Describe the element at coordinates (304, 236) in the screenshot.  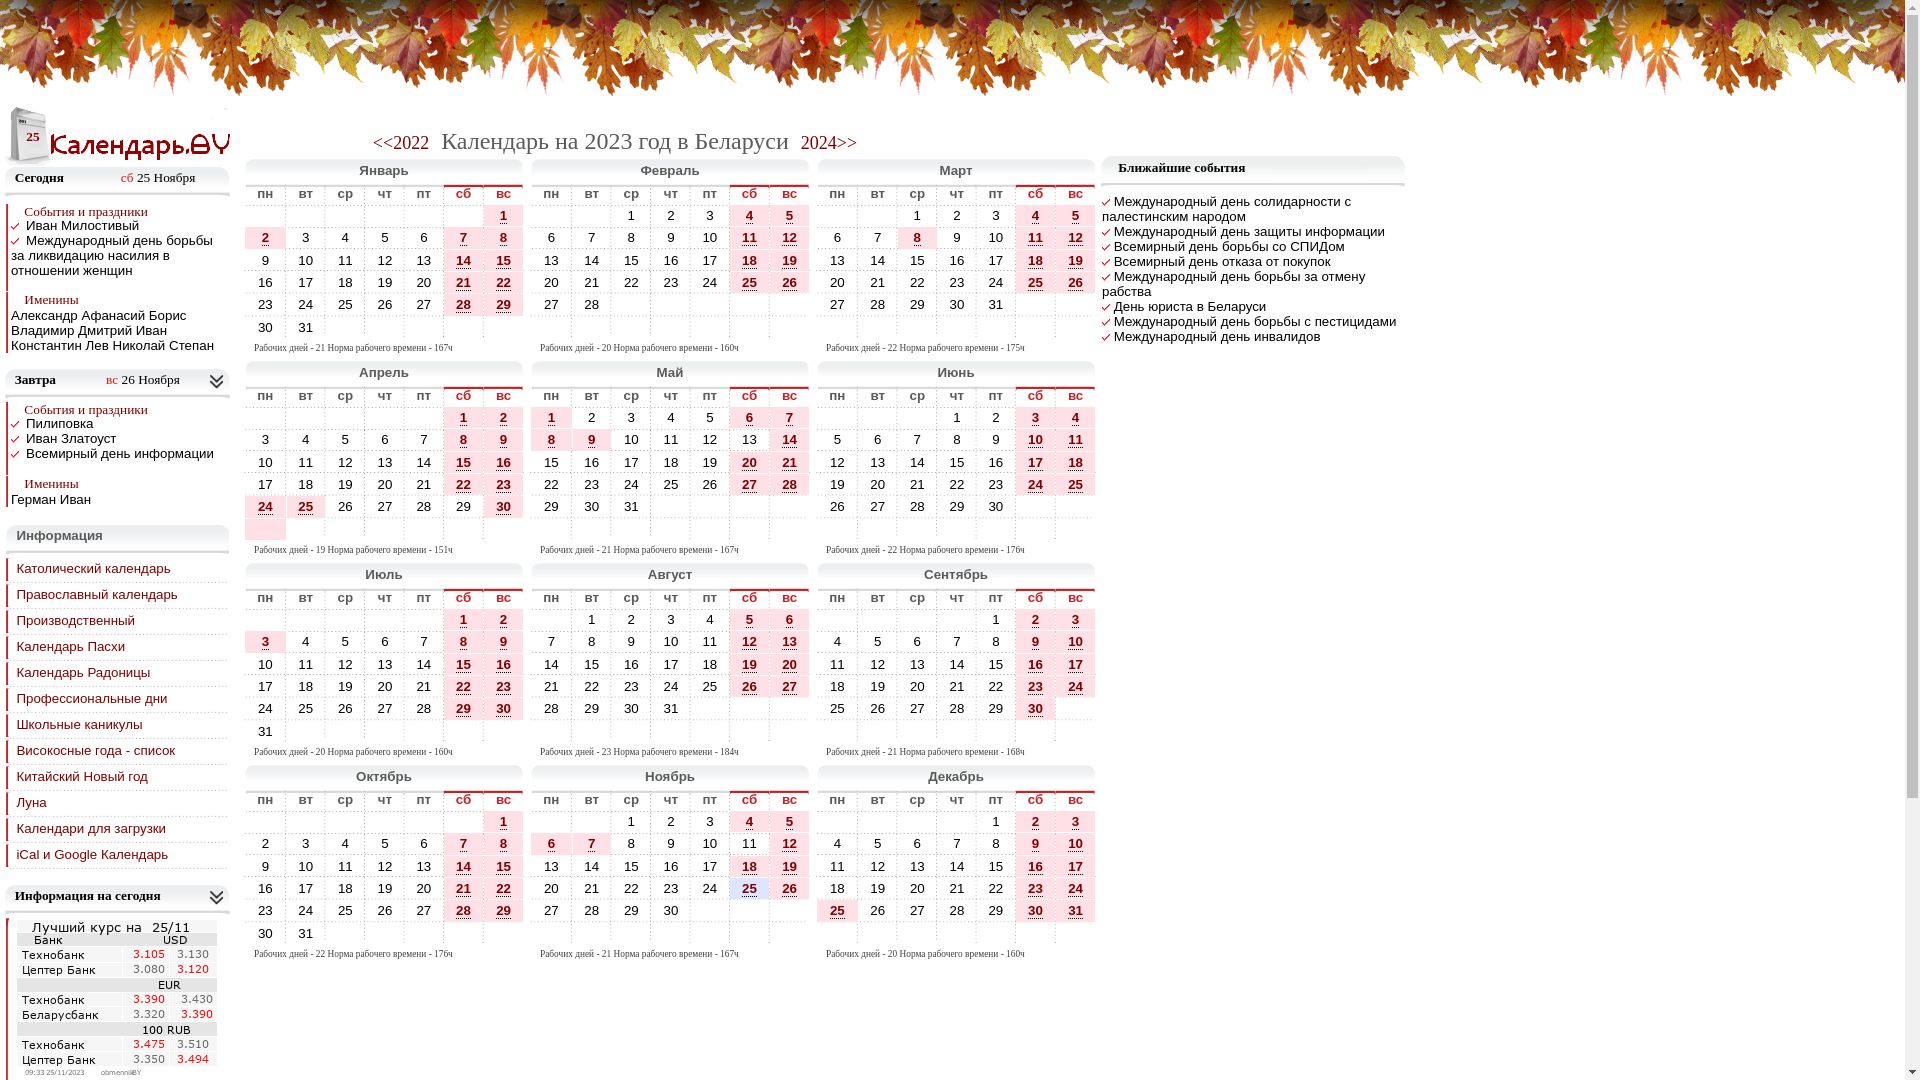
I see `'3'` at that location.